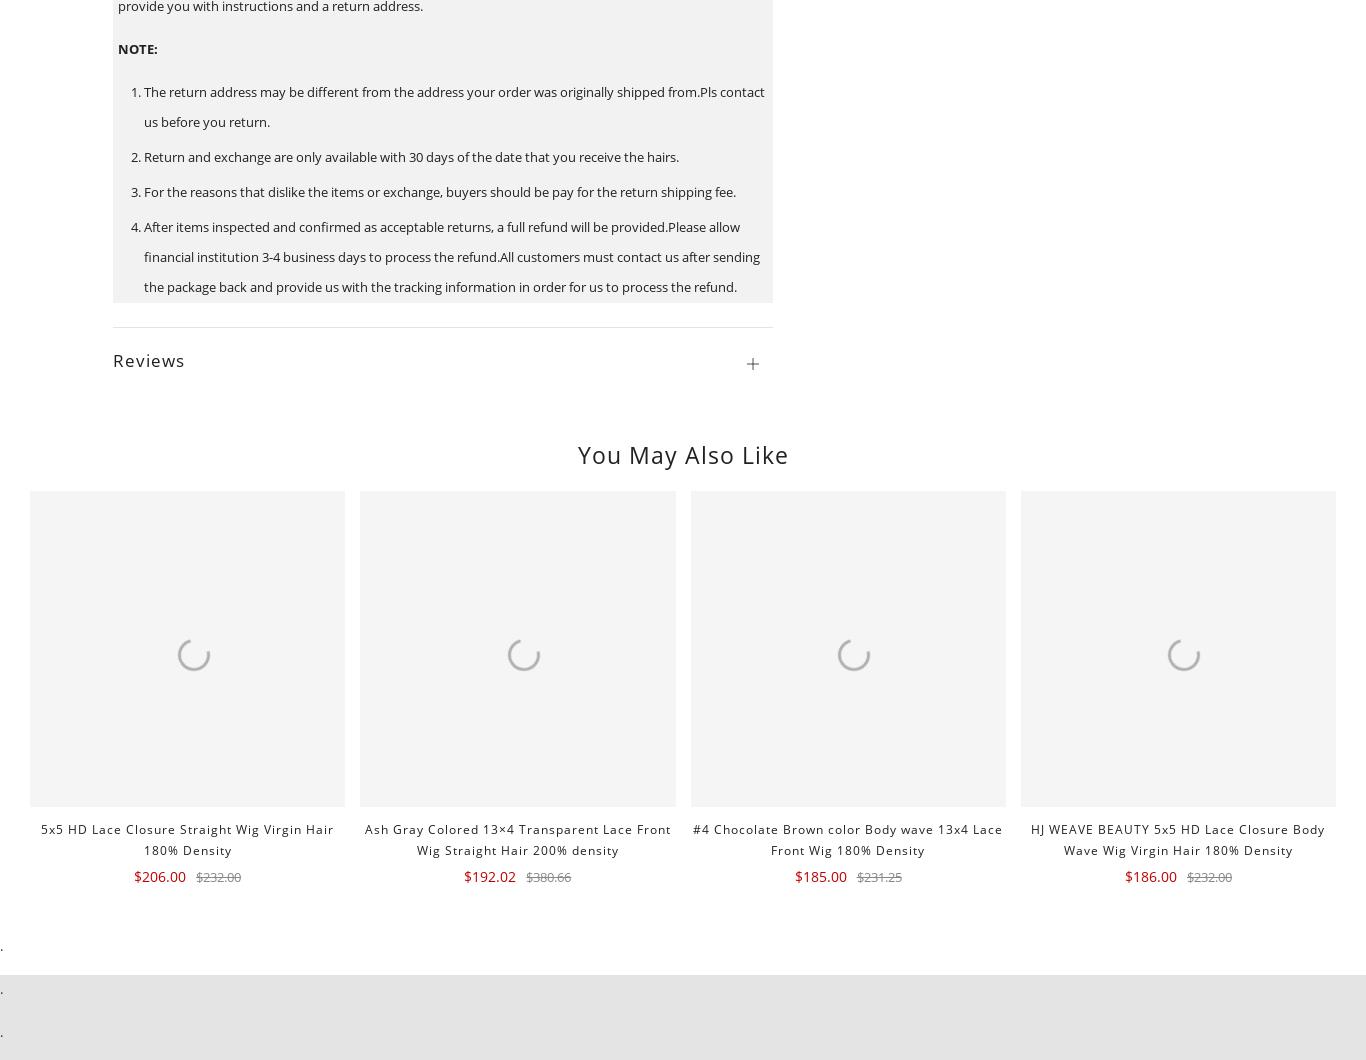 This screenshot has width=1366, height=1060. Describe the element at coordinates (847, 838) in the screenshot. I see `'#4 Chocolate Brown color Body wave 13x4 Lace Front Wig 180% Density'` at that location.